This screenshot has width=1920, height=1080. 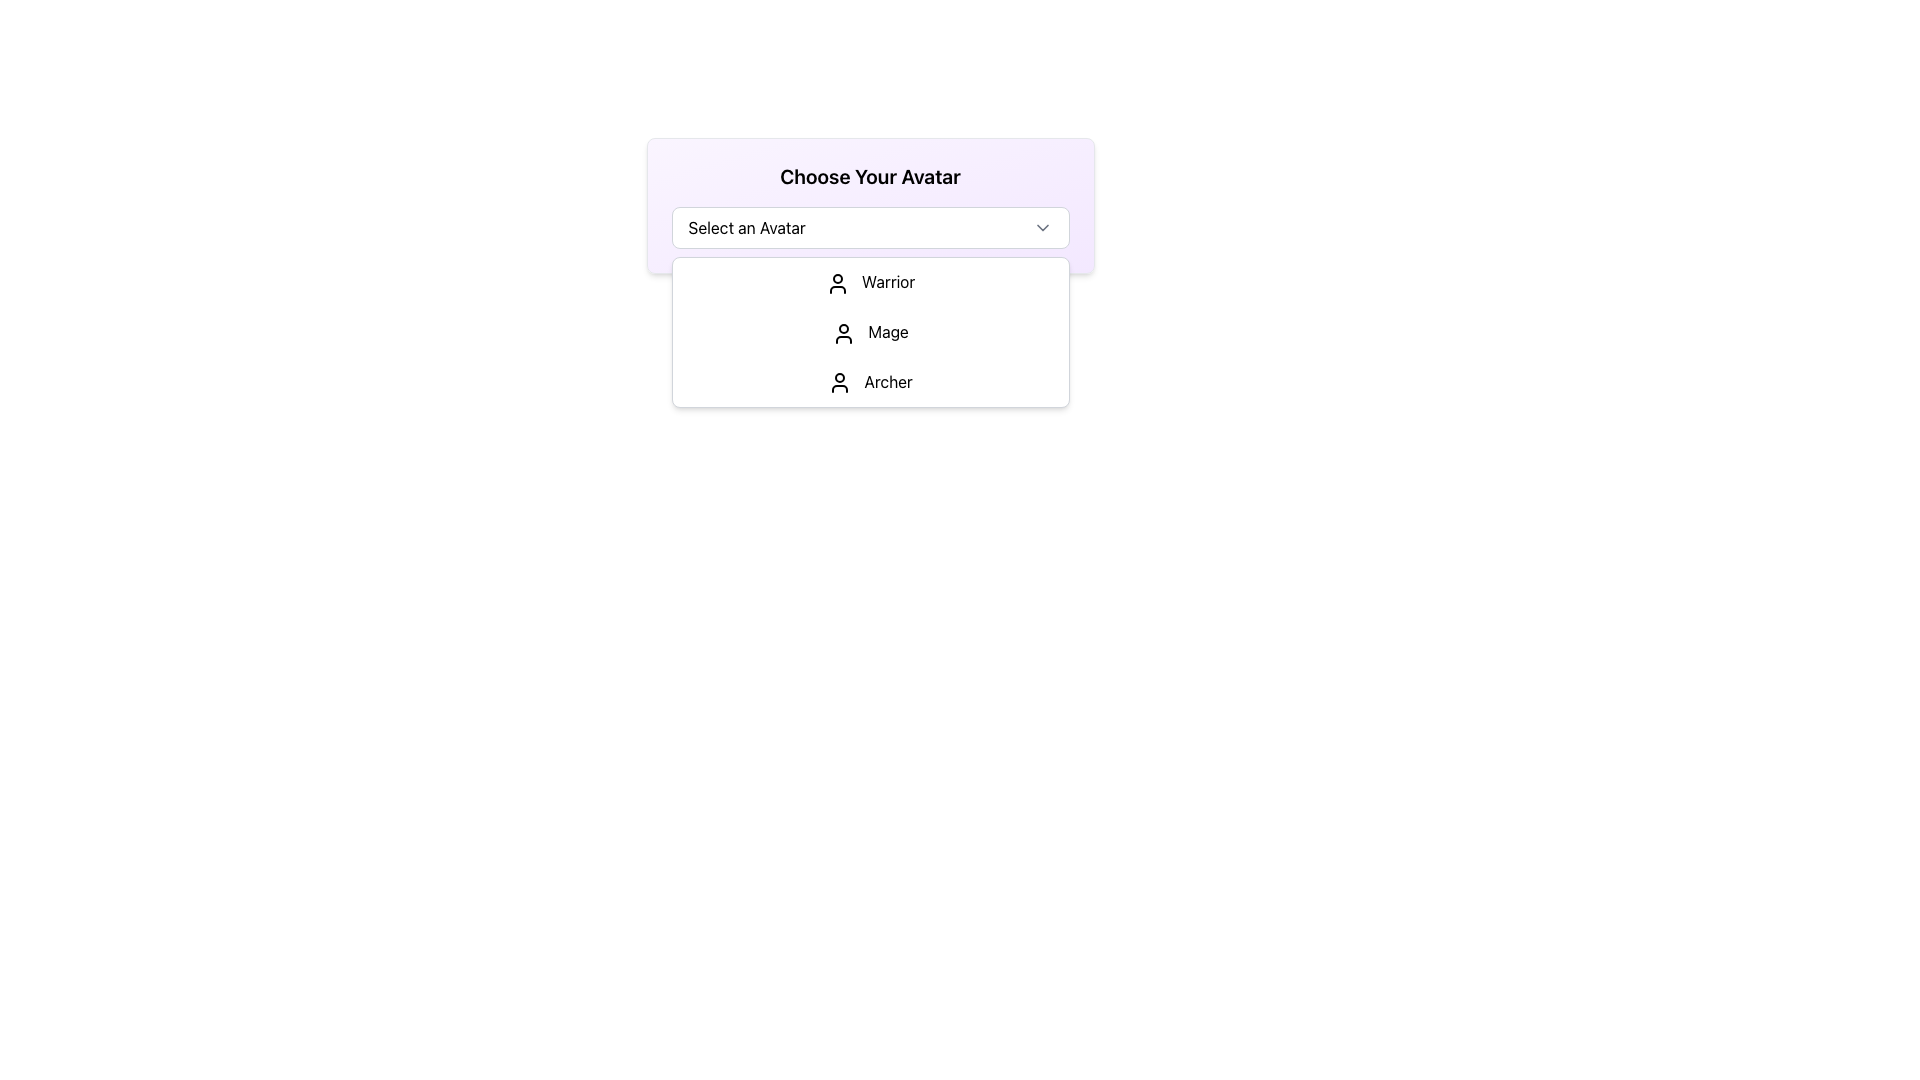 I want to click on the downward pointing arrow icon located to the far right of the 'Select an Avatar' button, so click(x=1041, y=226).